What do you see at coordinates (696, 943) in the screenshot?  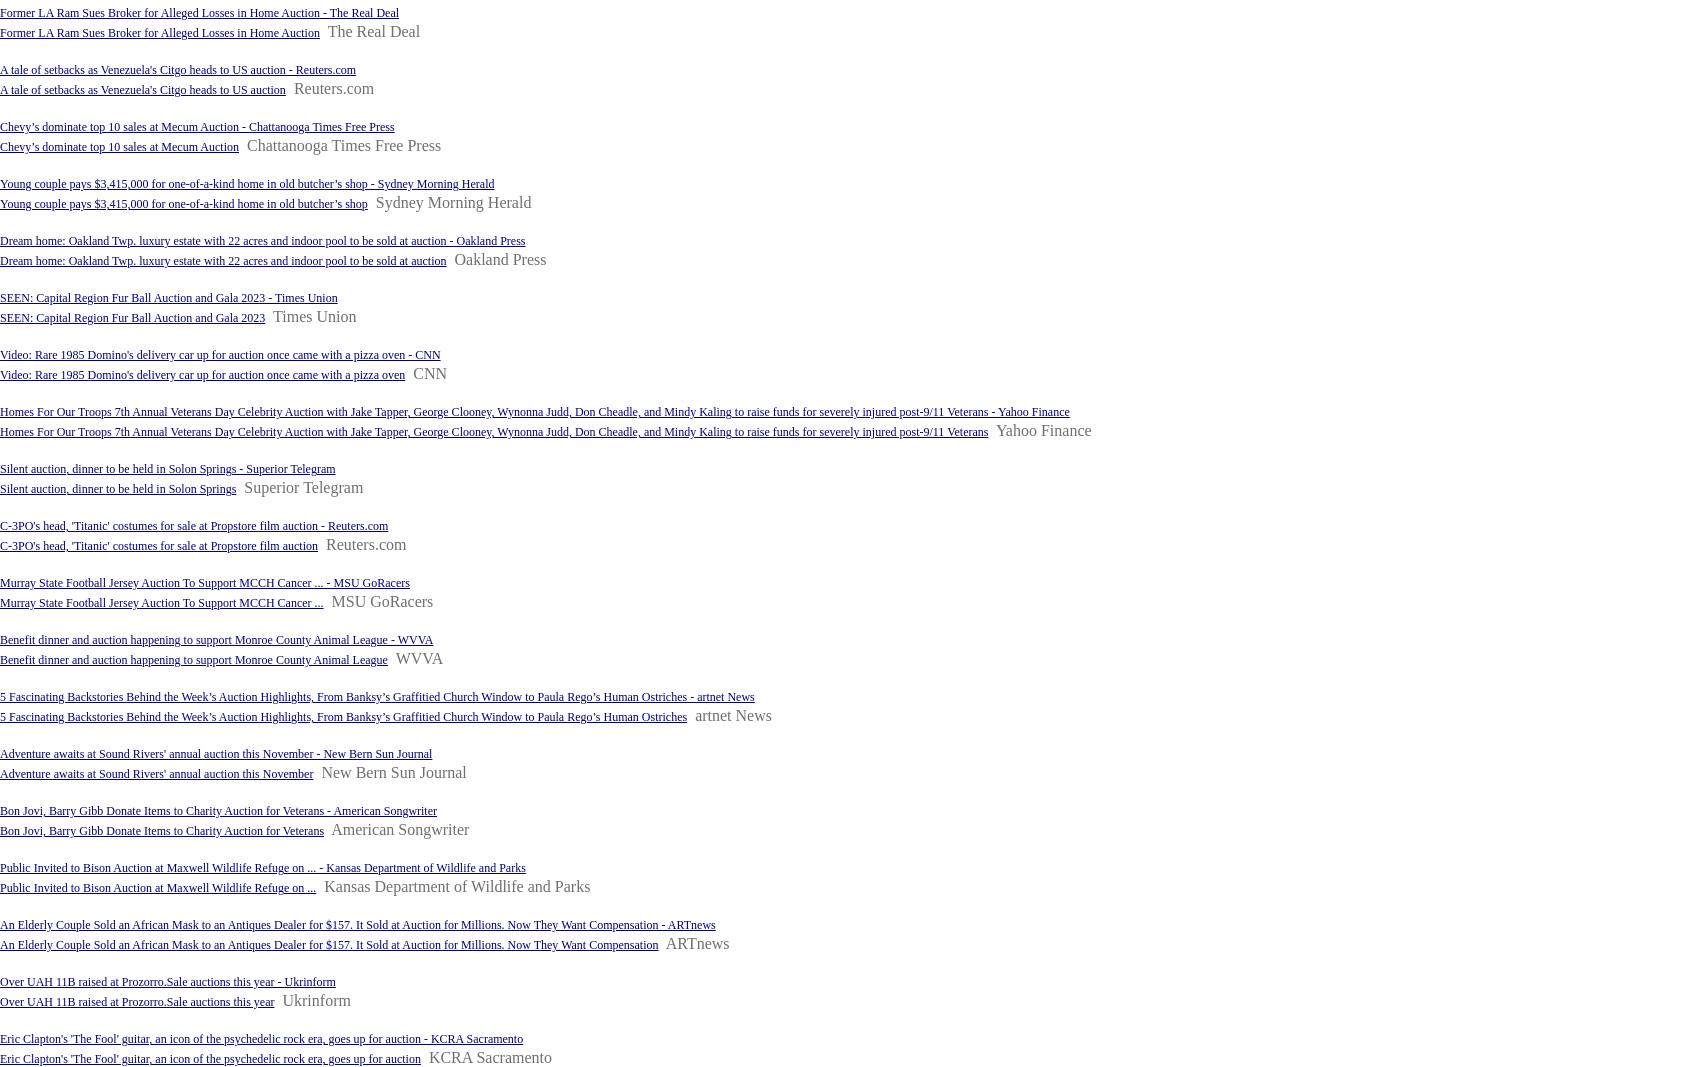 I see `'ARTnews'` at bounding box center [696, 943].